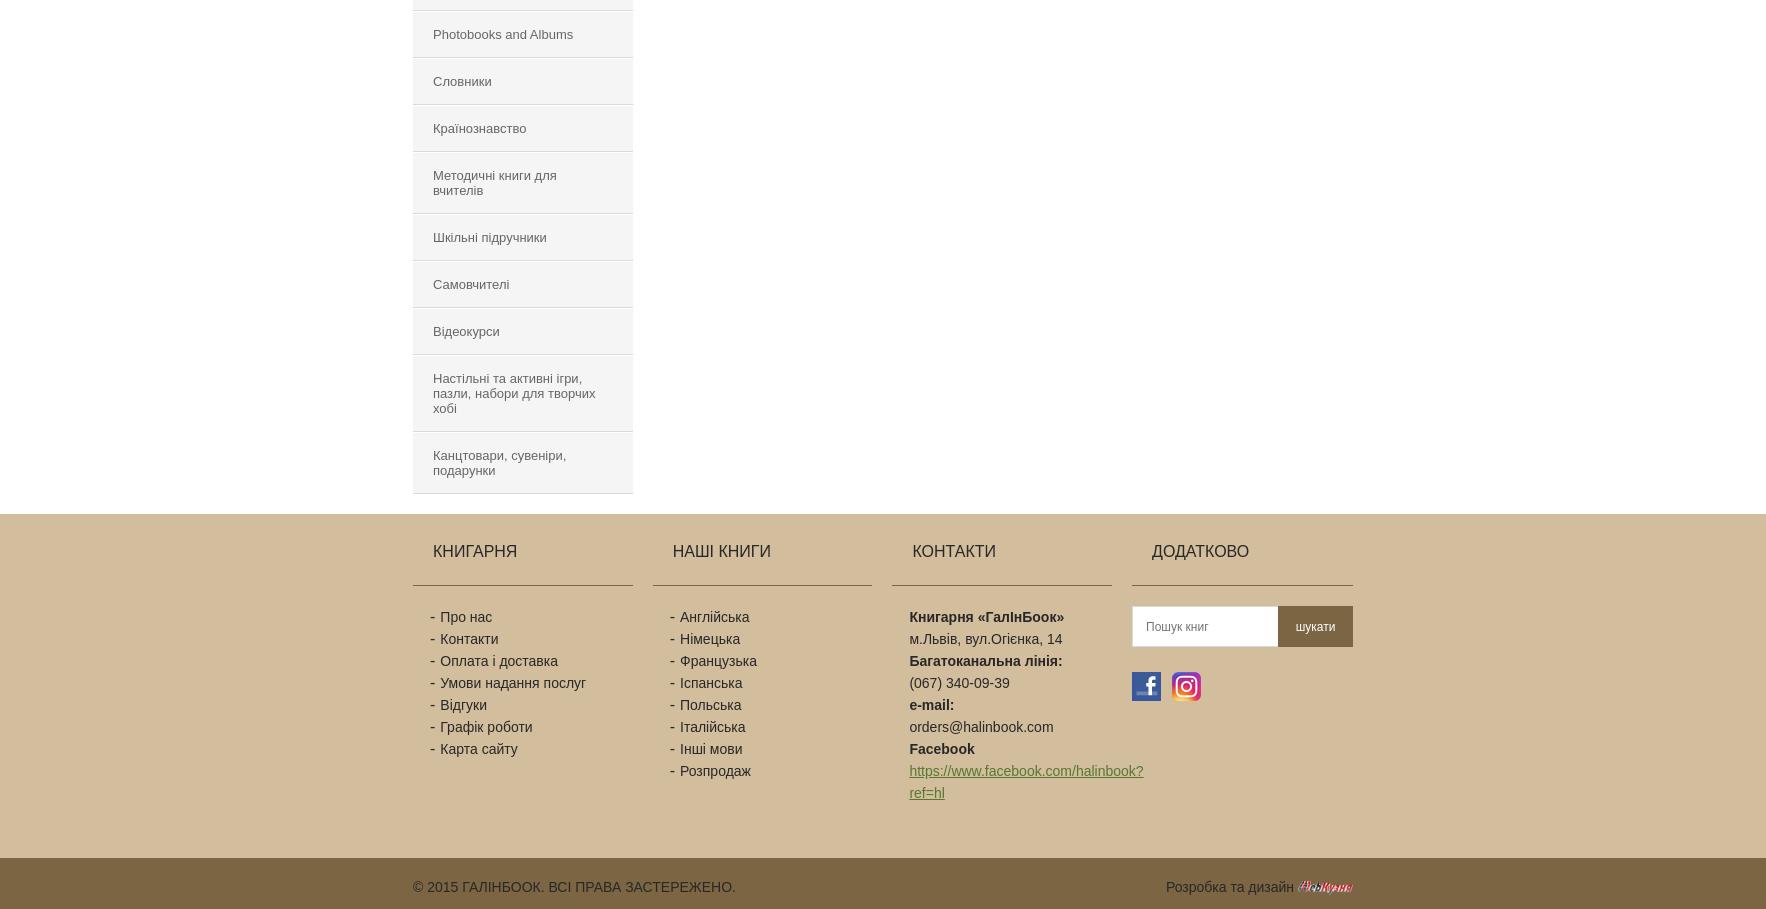 The height and width of the screenshot is (909, 1766). What do you see at coordinates (573, 887) in the screenshot?
I see `'© 2015 ГалІнБоок. Всі права застережено.'` at bounding box center [573, 887].